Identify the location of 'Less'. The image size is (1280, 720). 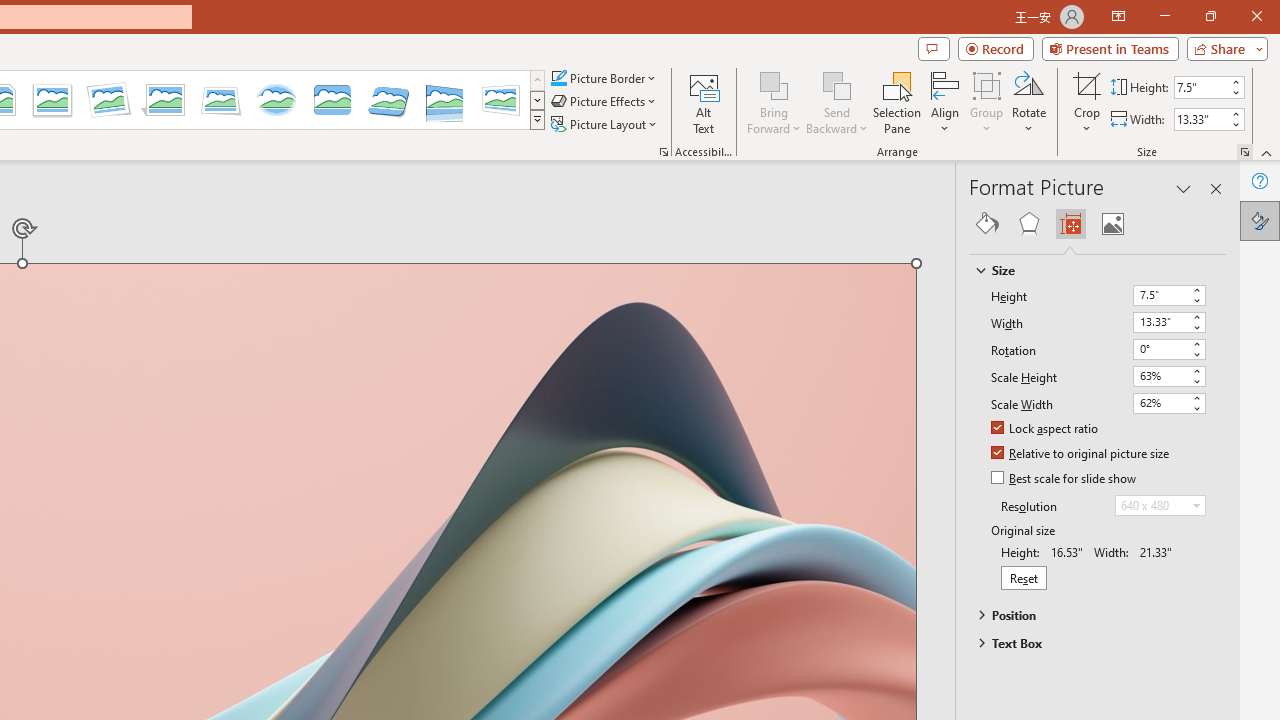
(1234, 124).